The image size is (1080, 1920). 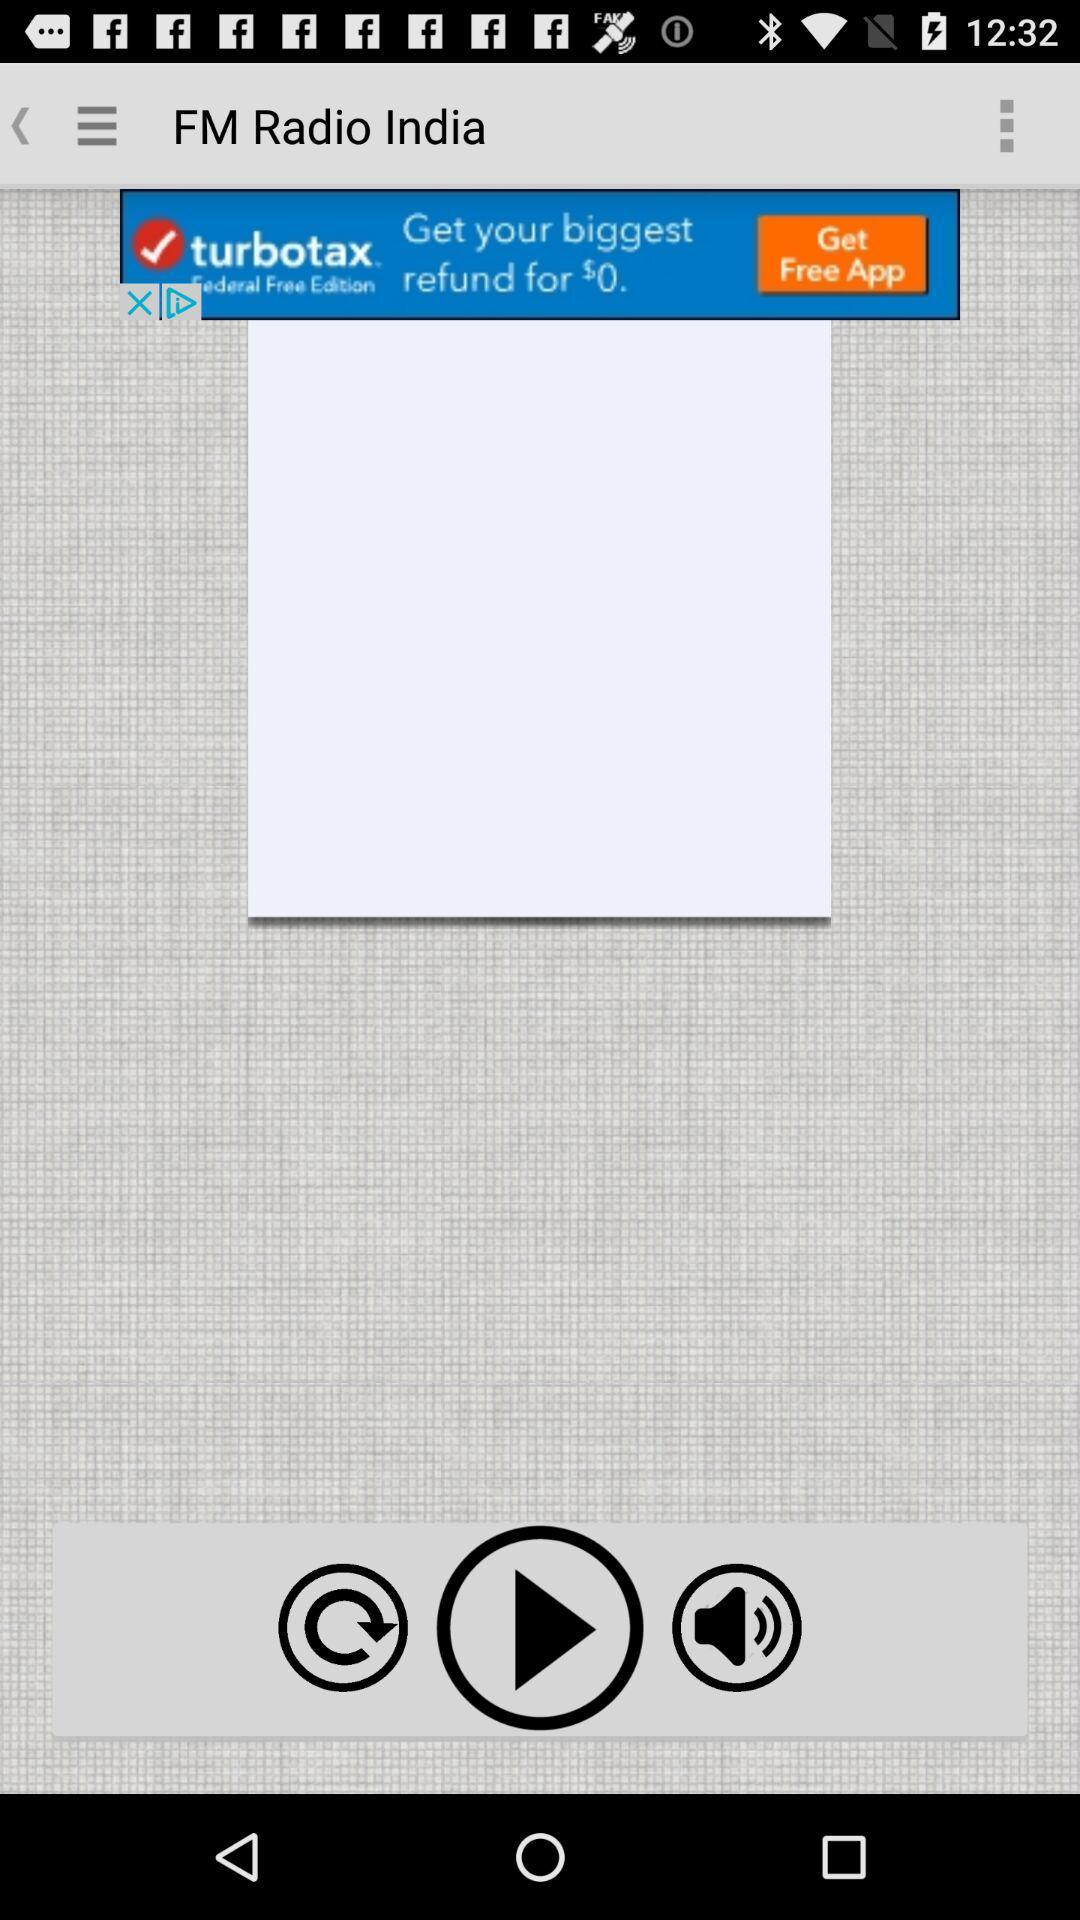 What do you see at coordinates (540, 1628) in the screenshot?
I see `video` at bounding box center [540, 1628].